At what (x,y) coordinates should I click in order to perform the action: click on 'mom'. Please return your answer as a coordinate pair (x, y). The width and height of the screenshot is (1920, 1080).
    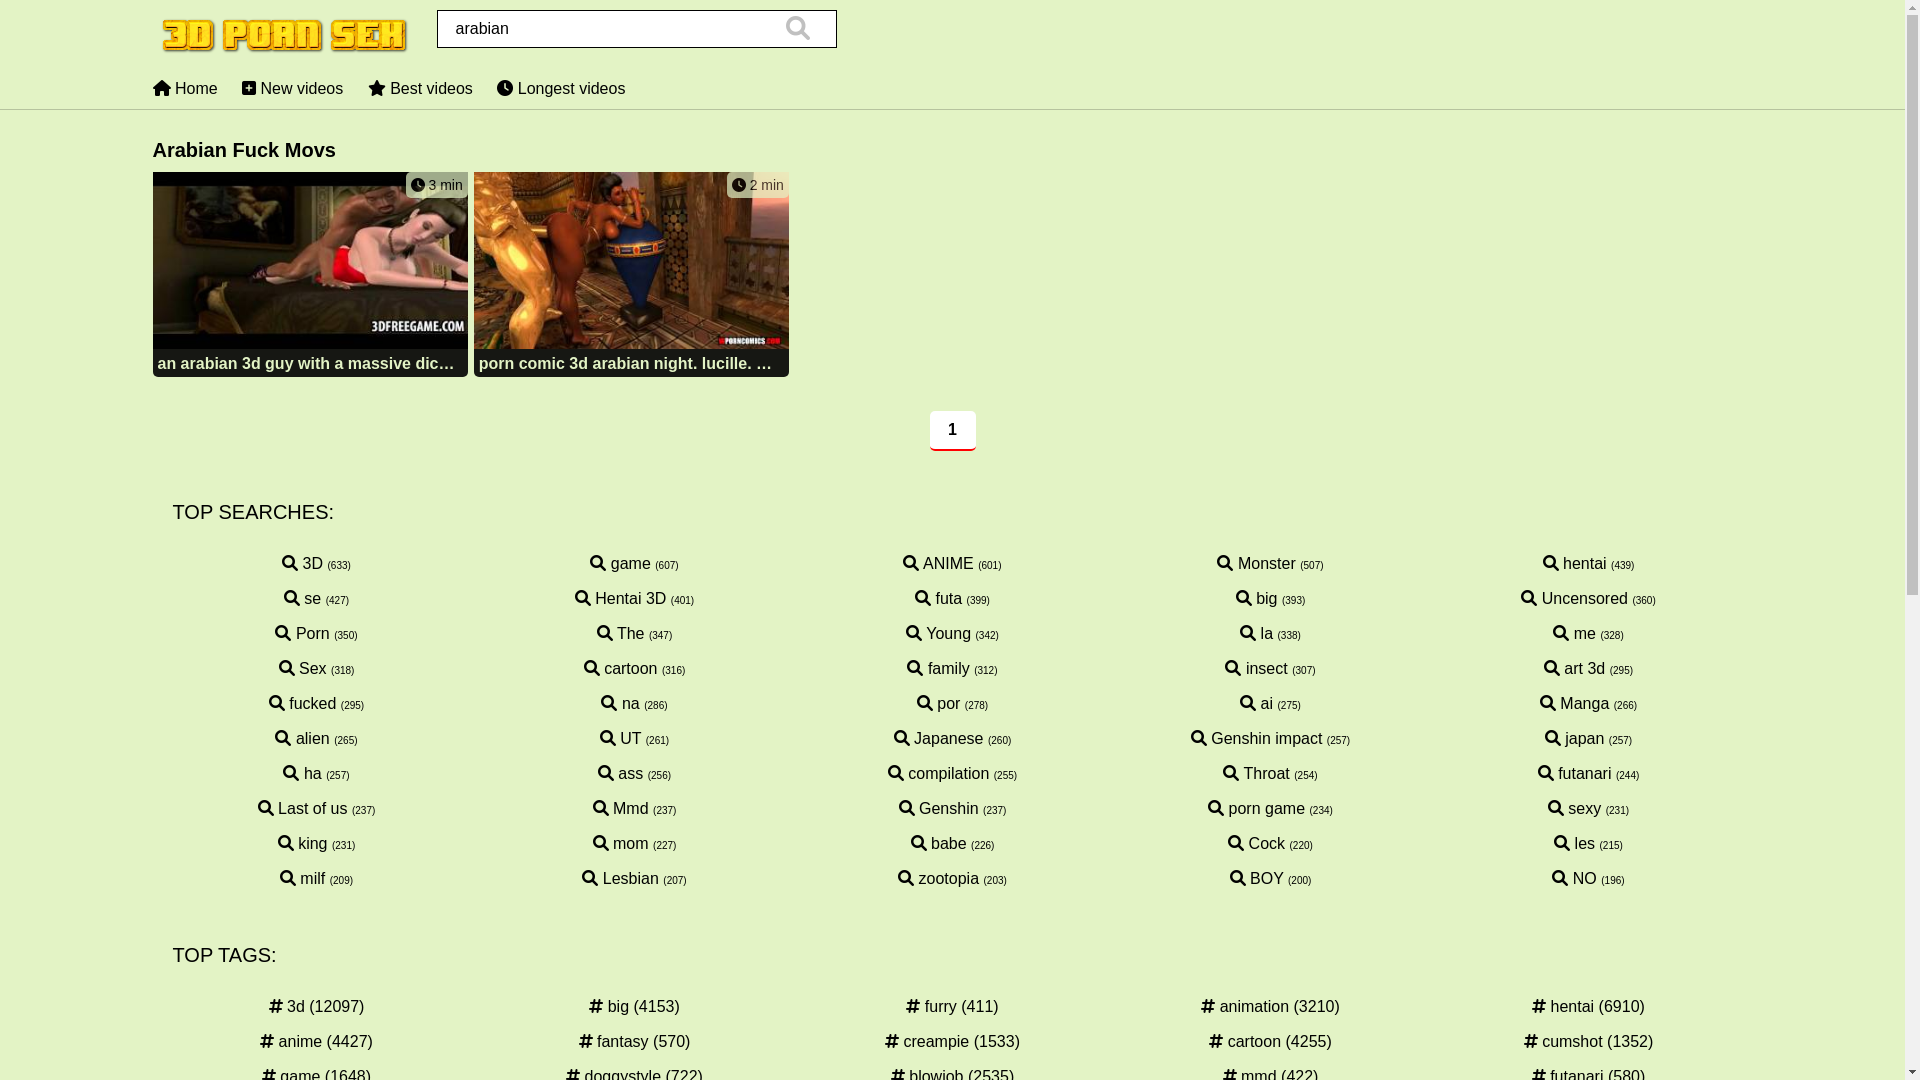
    Looking at the image, I should click on (619, 843).